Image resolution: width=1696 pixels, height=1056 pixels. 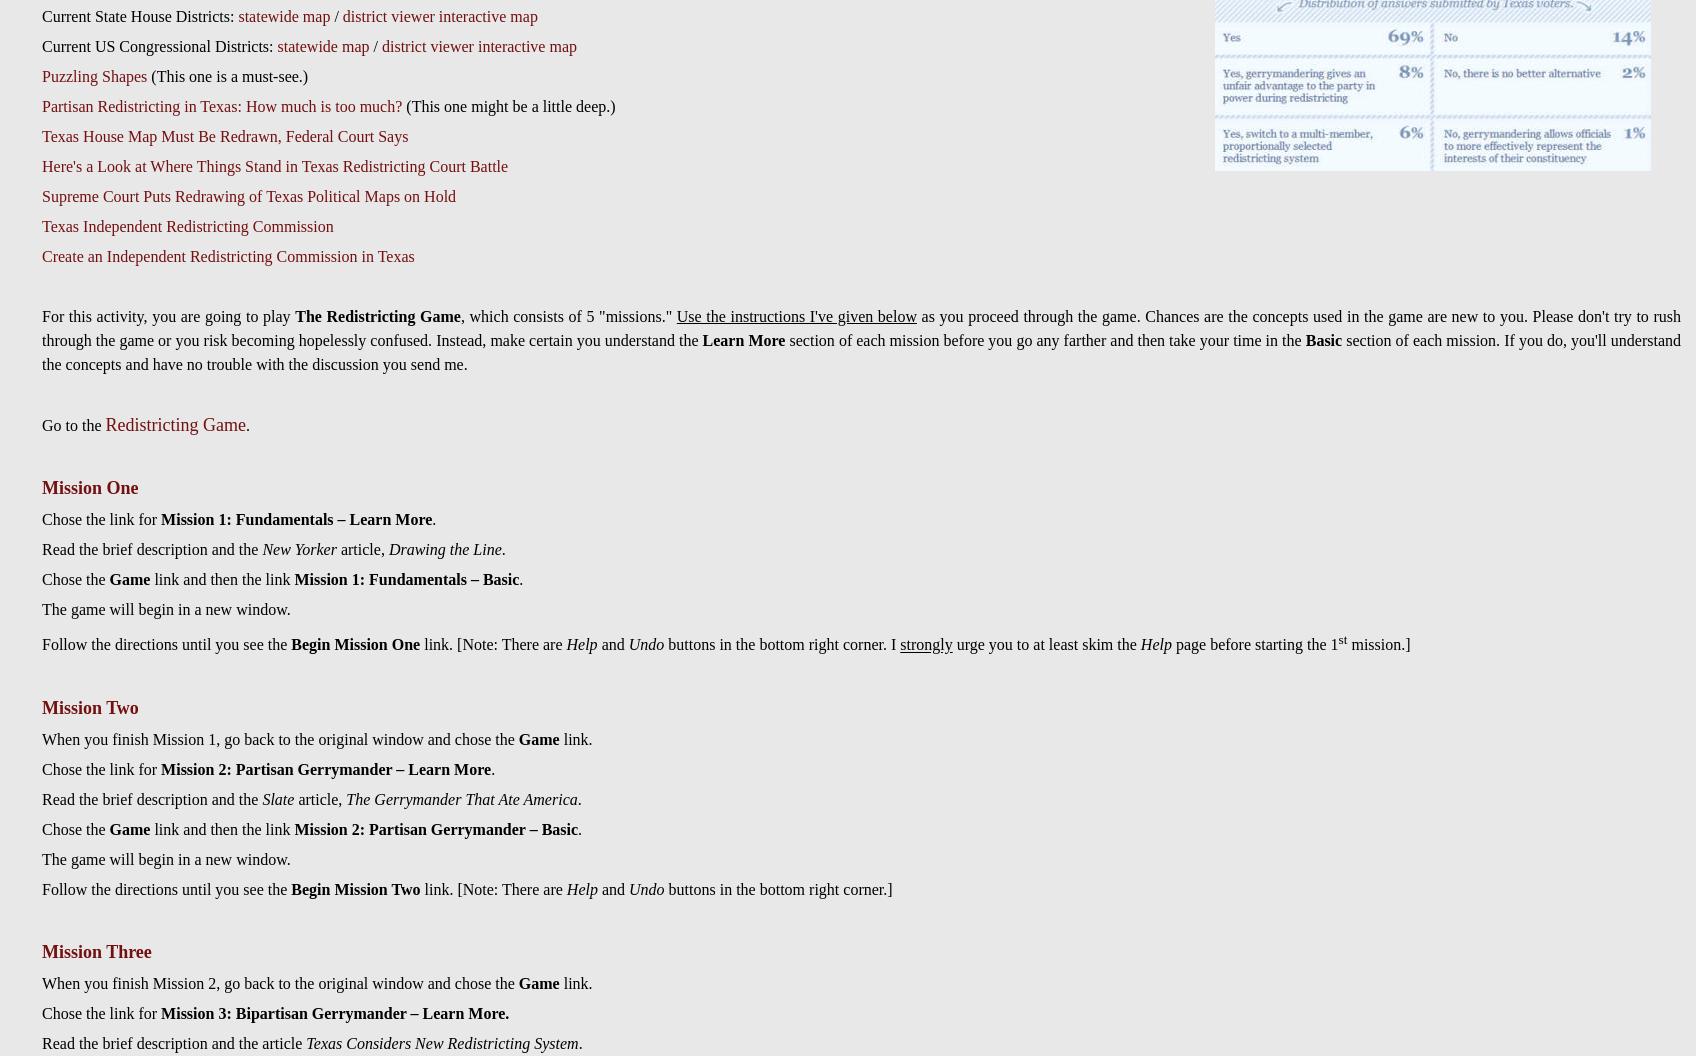 What do you see at coordinates (95, 951) in the screenshot?
I see `'Mission Three'` at bounding box center [95, 951].